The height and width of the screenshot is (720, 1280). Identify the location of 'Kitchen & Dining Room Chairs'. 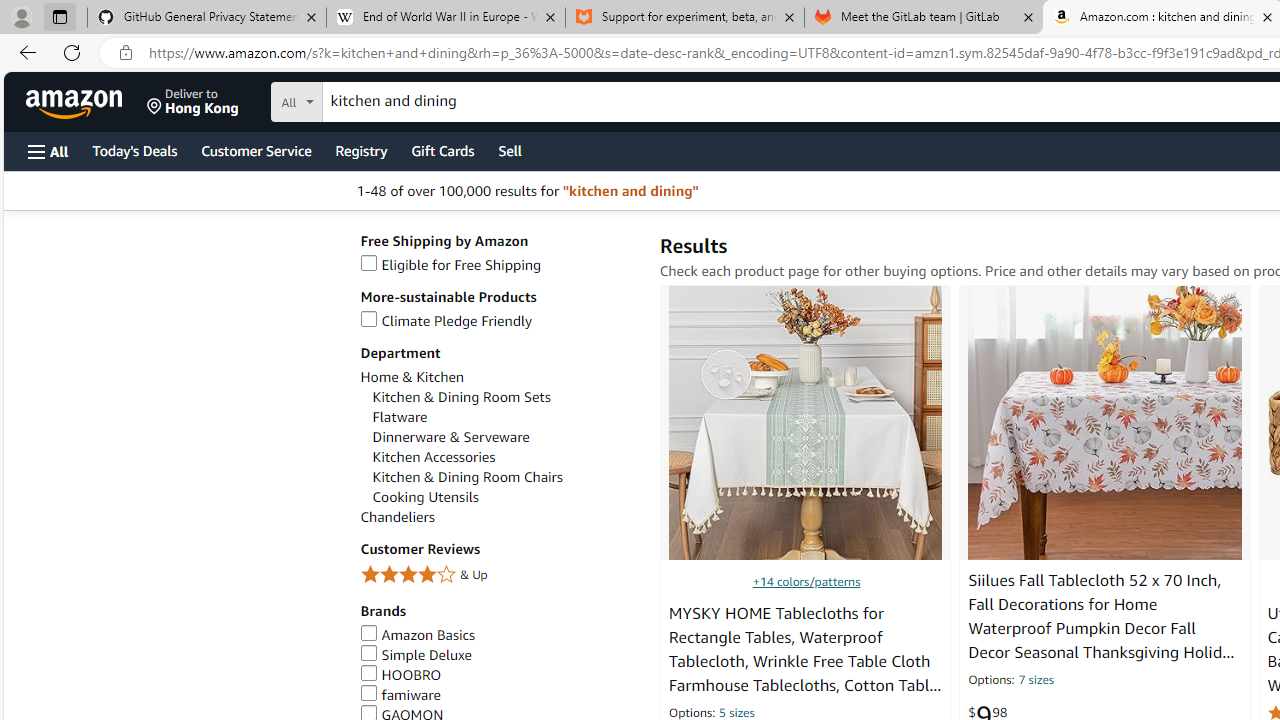
(506, 477).